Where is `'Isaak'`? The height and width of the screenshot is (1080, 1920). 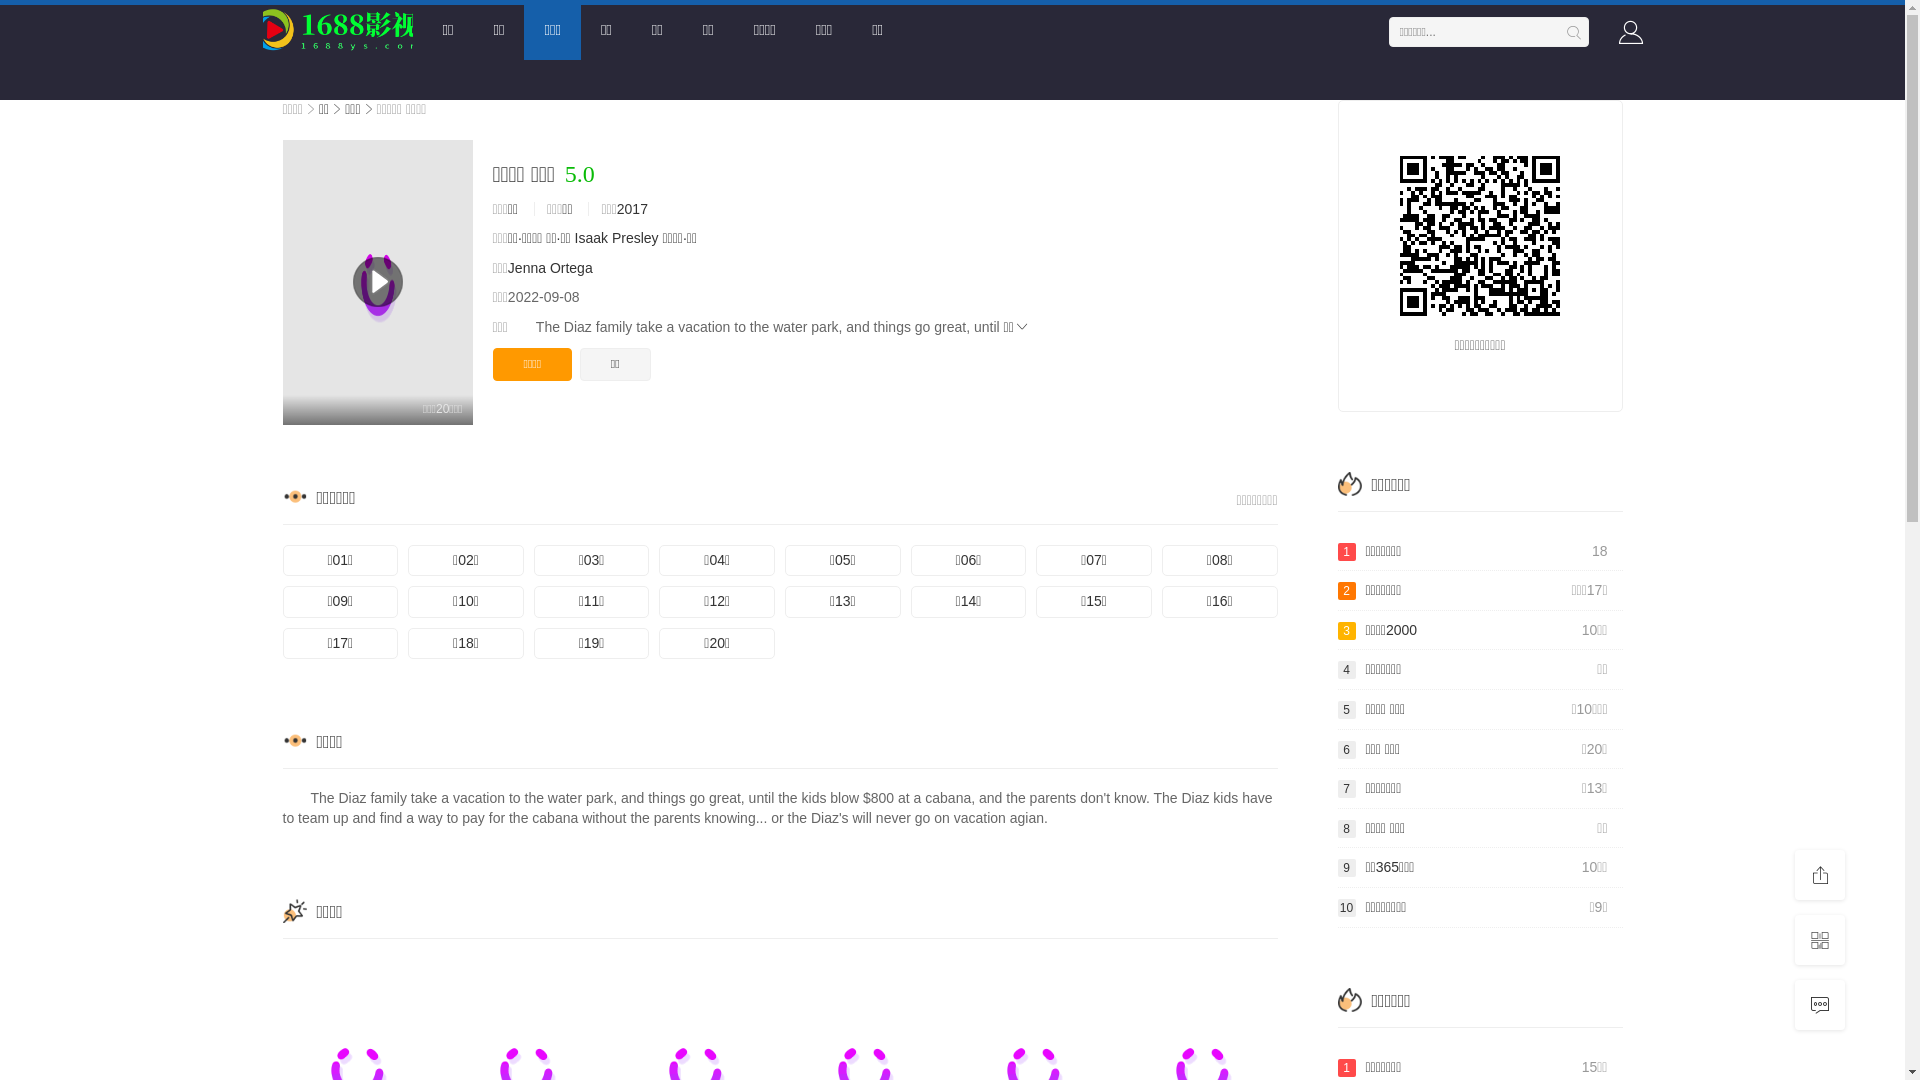
'Isaak' is located at coordinates (590, 237).